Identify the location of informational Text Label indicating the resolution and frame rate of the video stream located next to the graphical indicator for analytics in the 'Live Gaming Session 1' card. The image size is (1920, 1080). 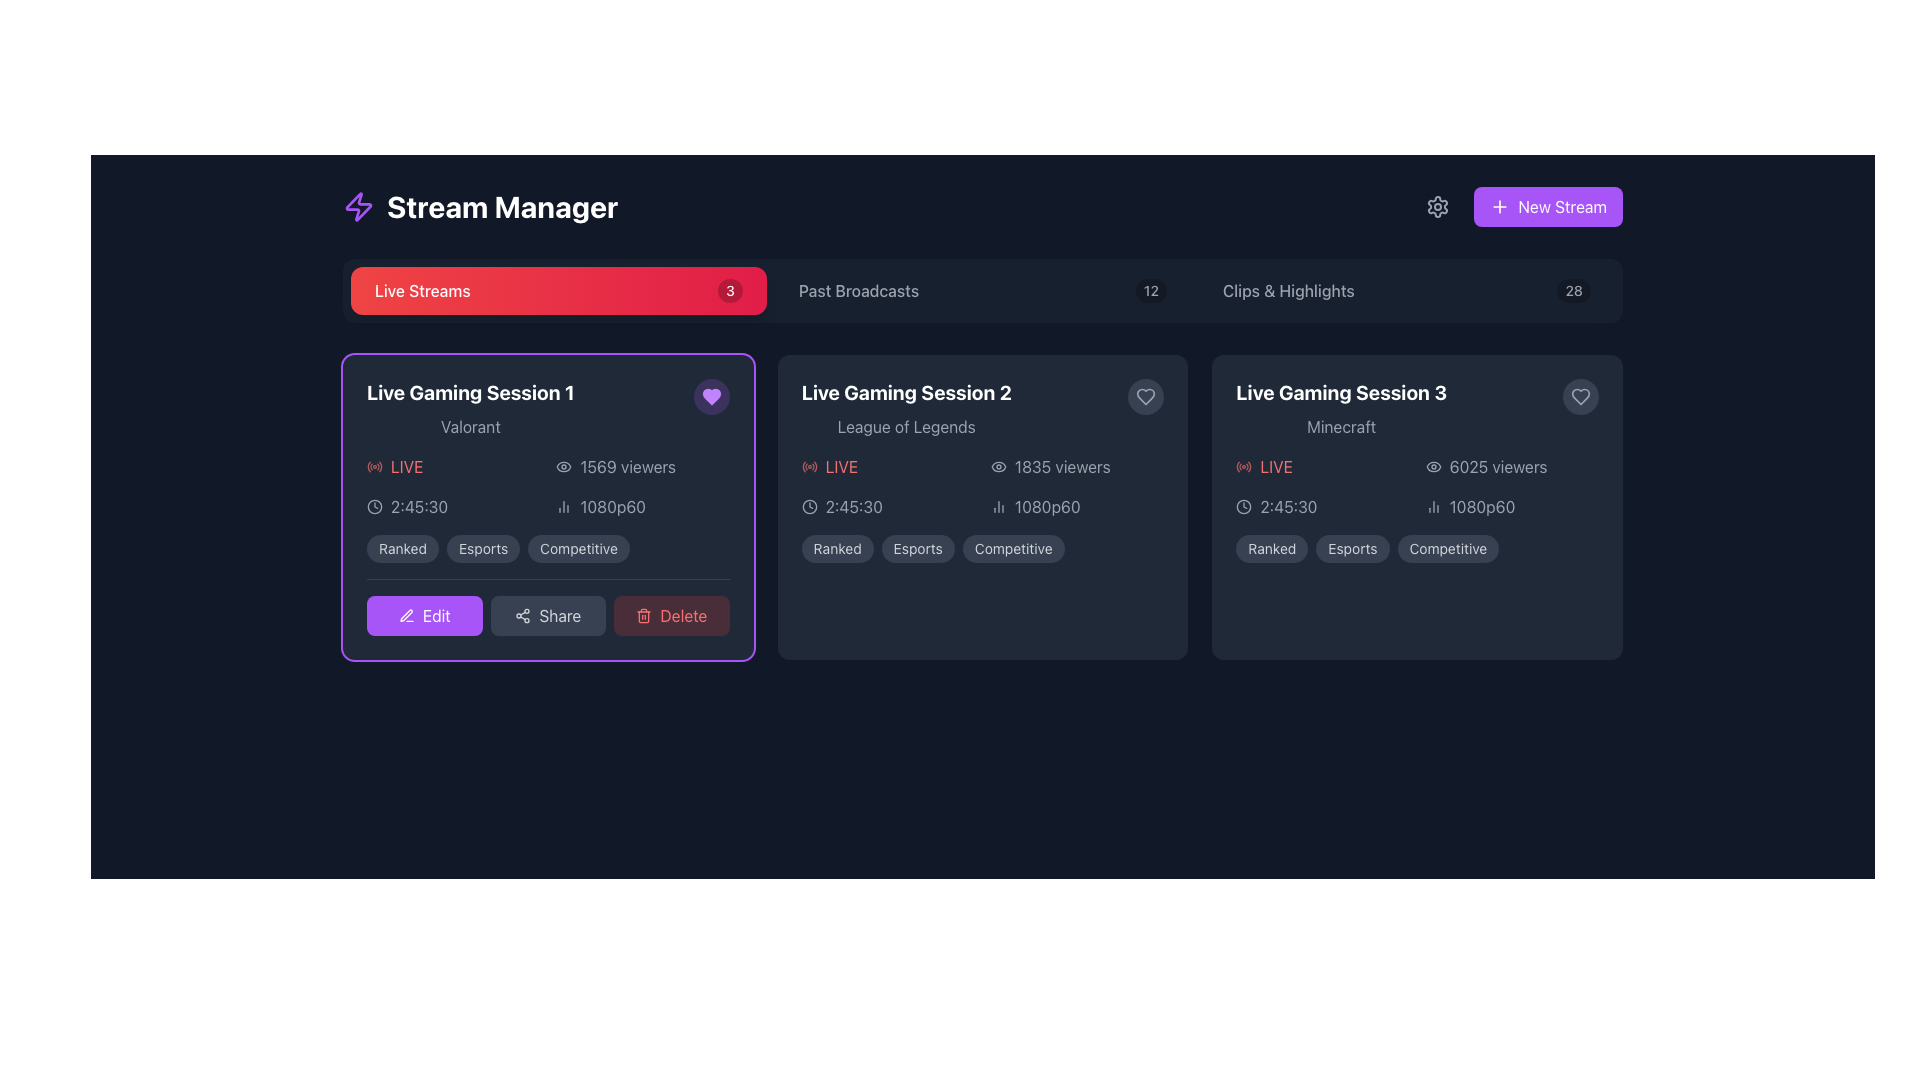
(612, 505).